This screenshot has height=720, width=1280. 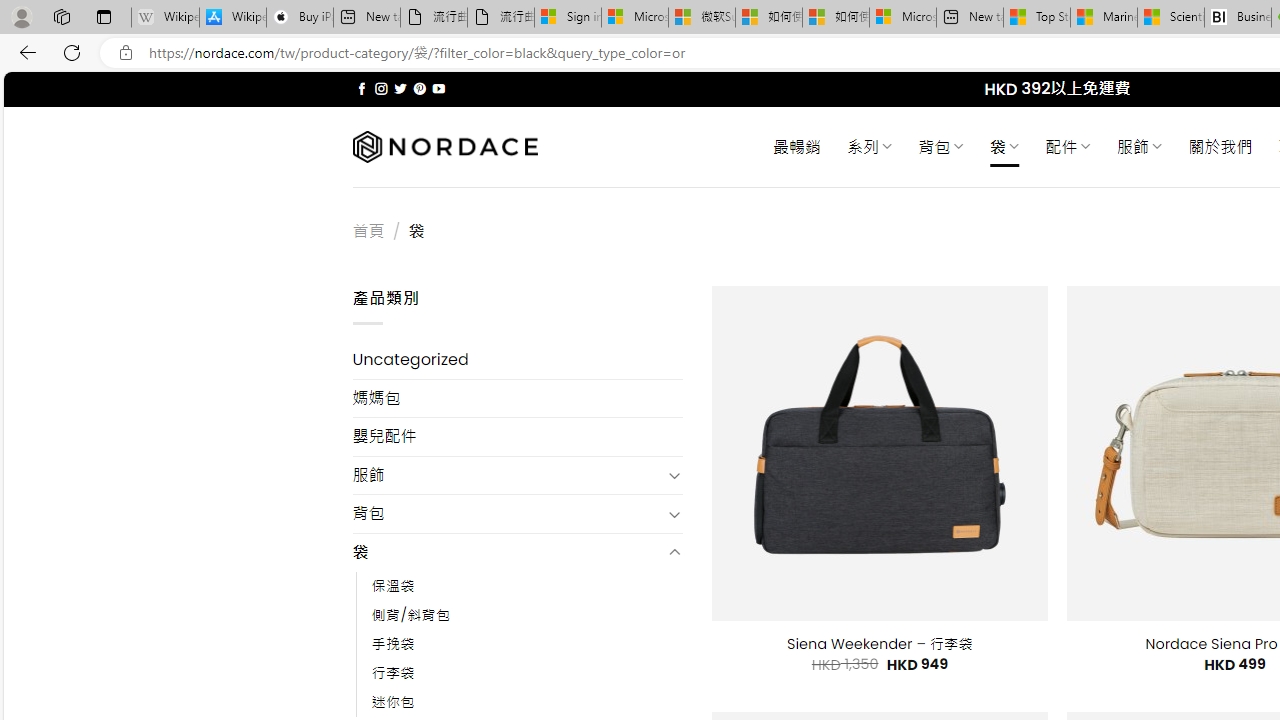 I want to click on 'Marine life - MSN', so click(x=1103, y=17).